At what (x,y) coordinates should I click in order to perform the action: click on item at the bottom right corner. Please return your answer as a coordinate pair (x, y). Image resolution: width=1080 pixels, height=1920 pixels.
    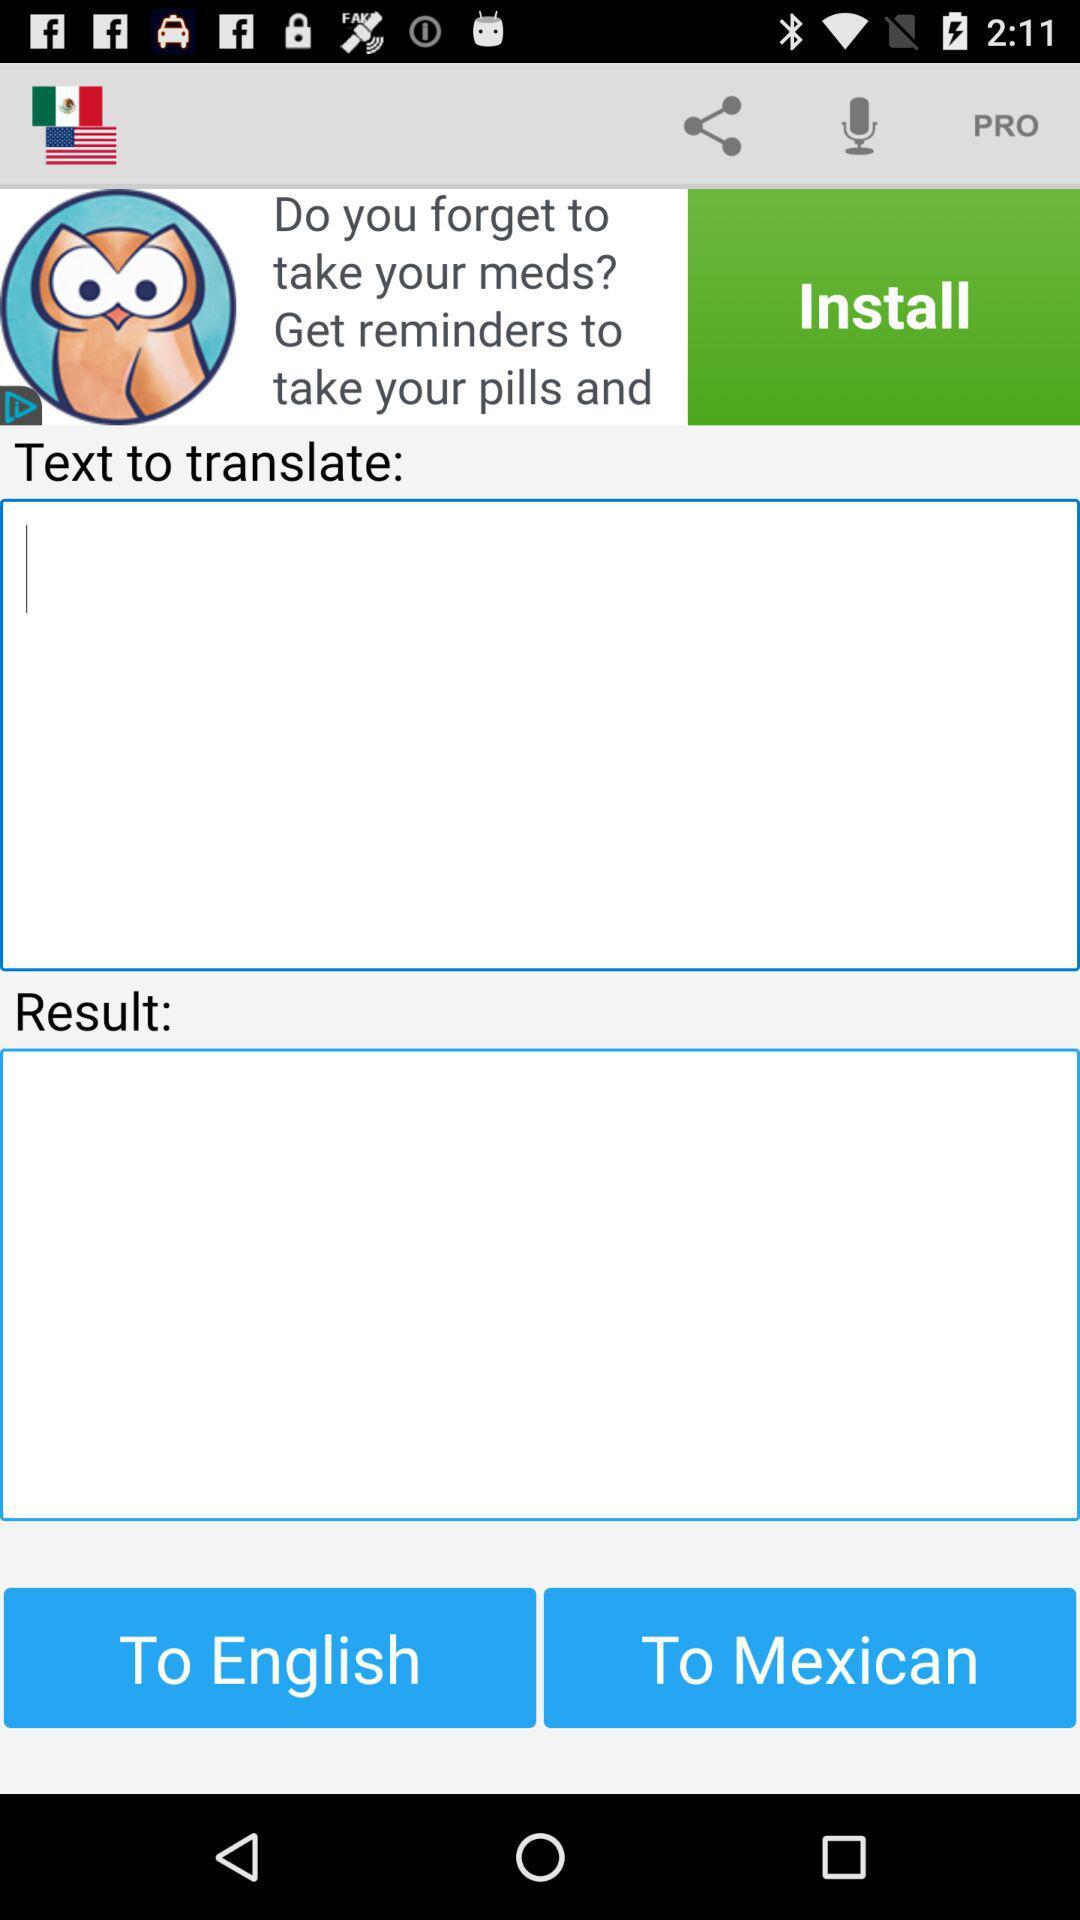
    Looking at the image, I should click on (810, 1657).